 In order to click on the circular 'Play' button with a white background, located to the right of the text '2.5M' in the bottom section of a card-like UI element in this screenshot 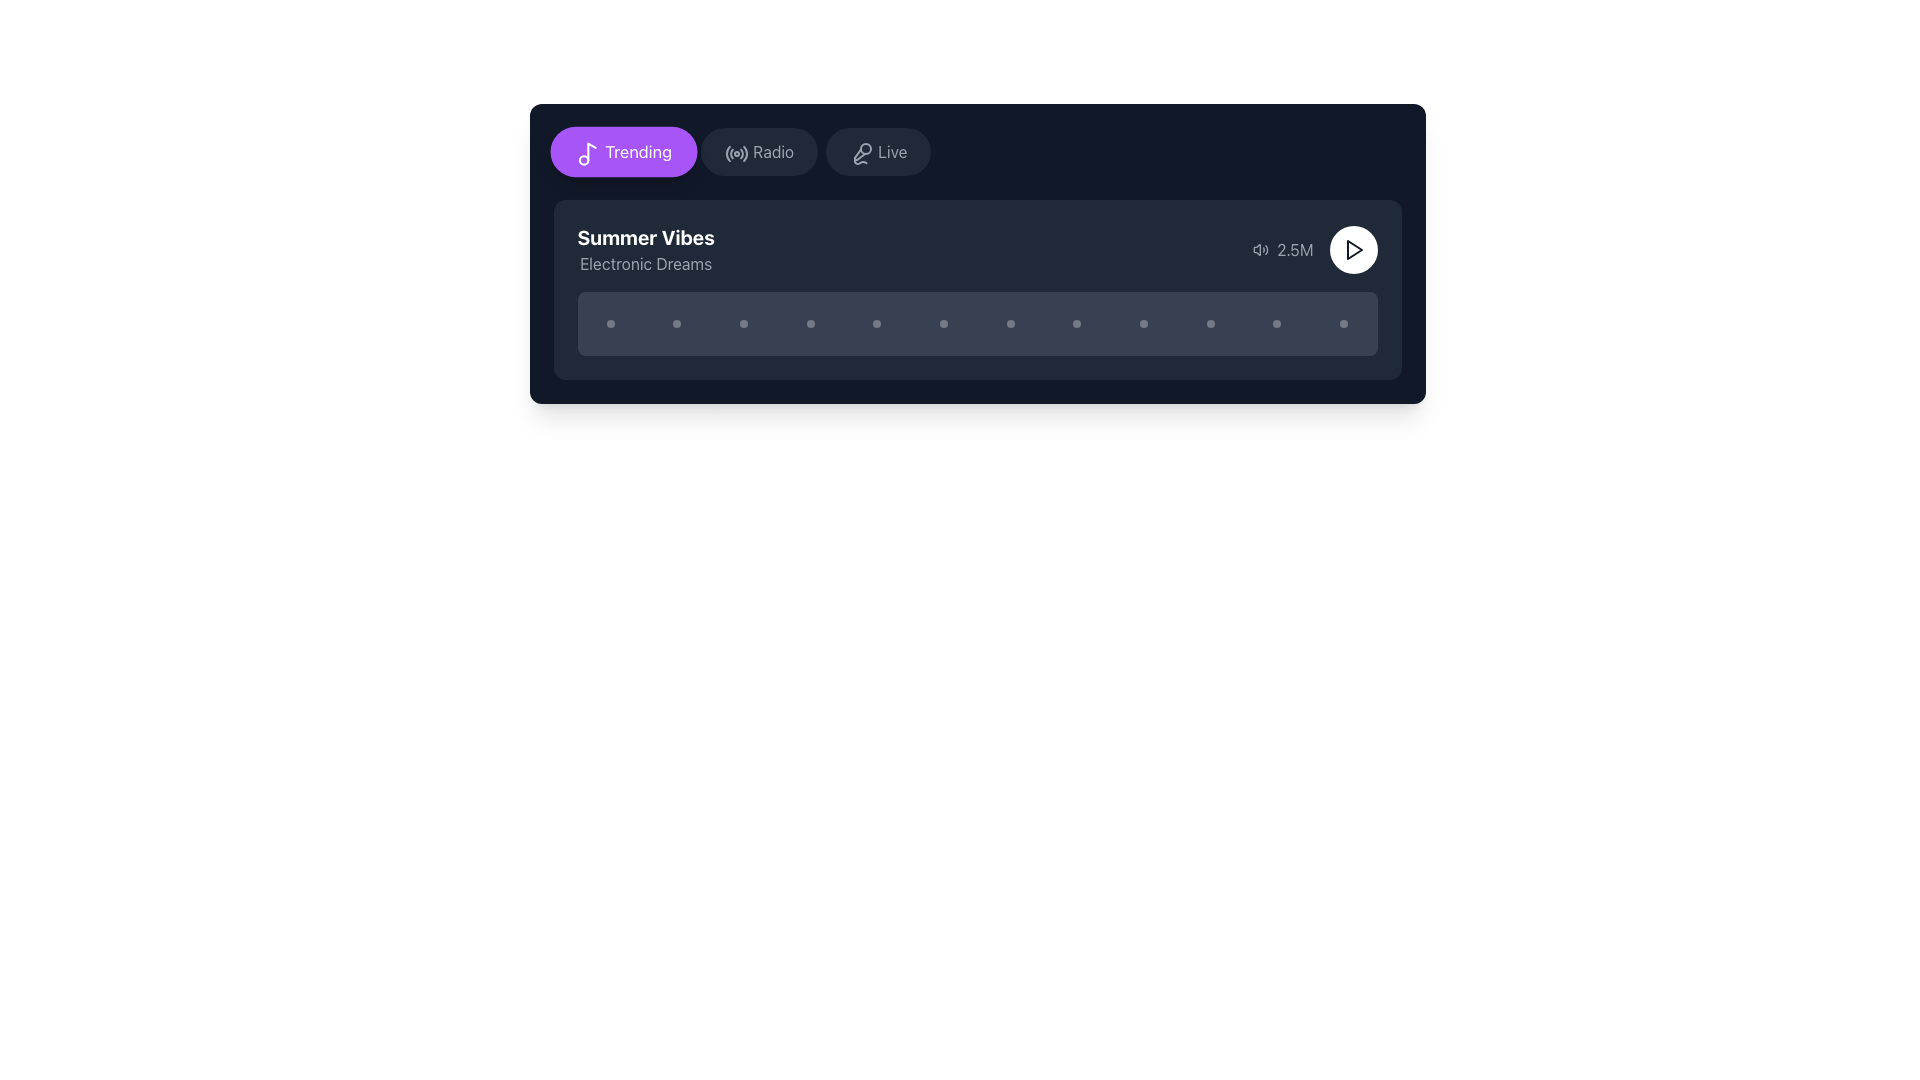, I will do `click(1353, 249)`.